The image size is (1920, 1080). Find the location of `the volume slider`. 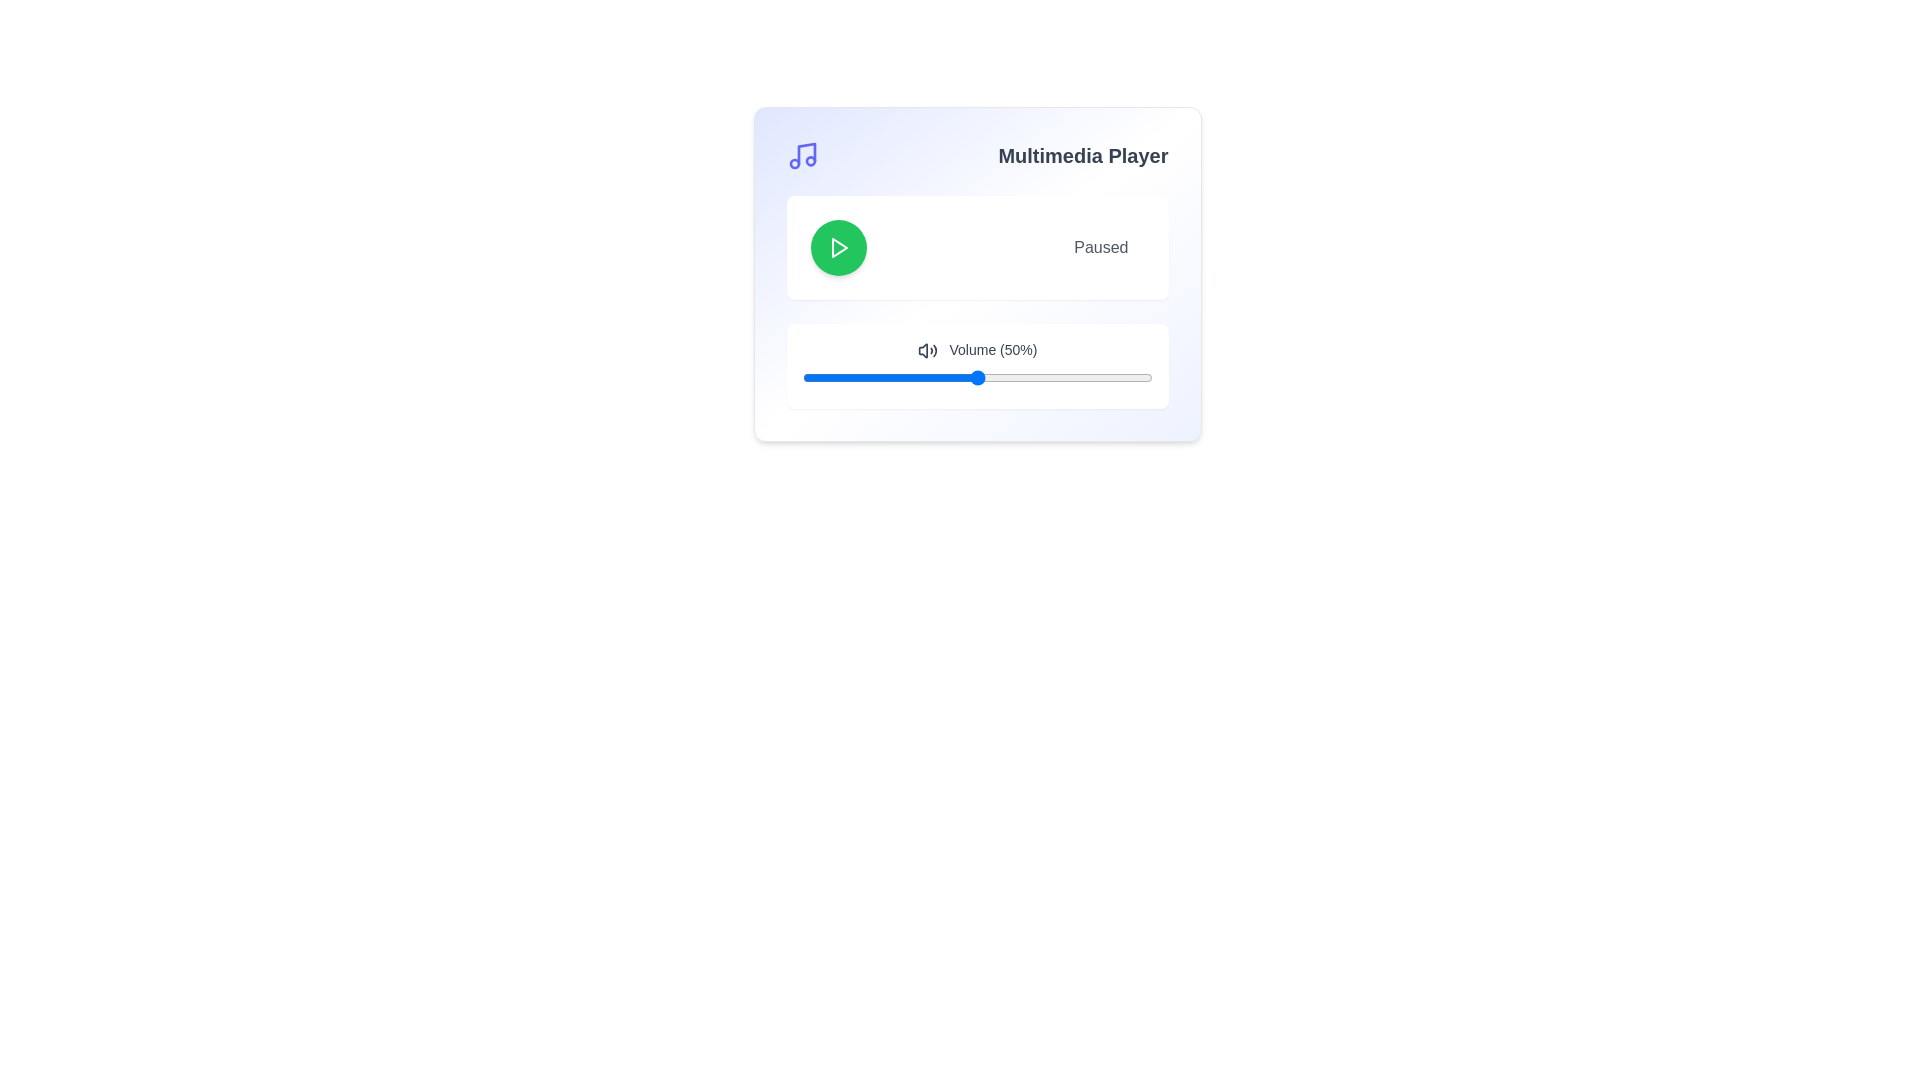

the volume slider is located at coordinates (1148, 378).